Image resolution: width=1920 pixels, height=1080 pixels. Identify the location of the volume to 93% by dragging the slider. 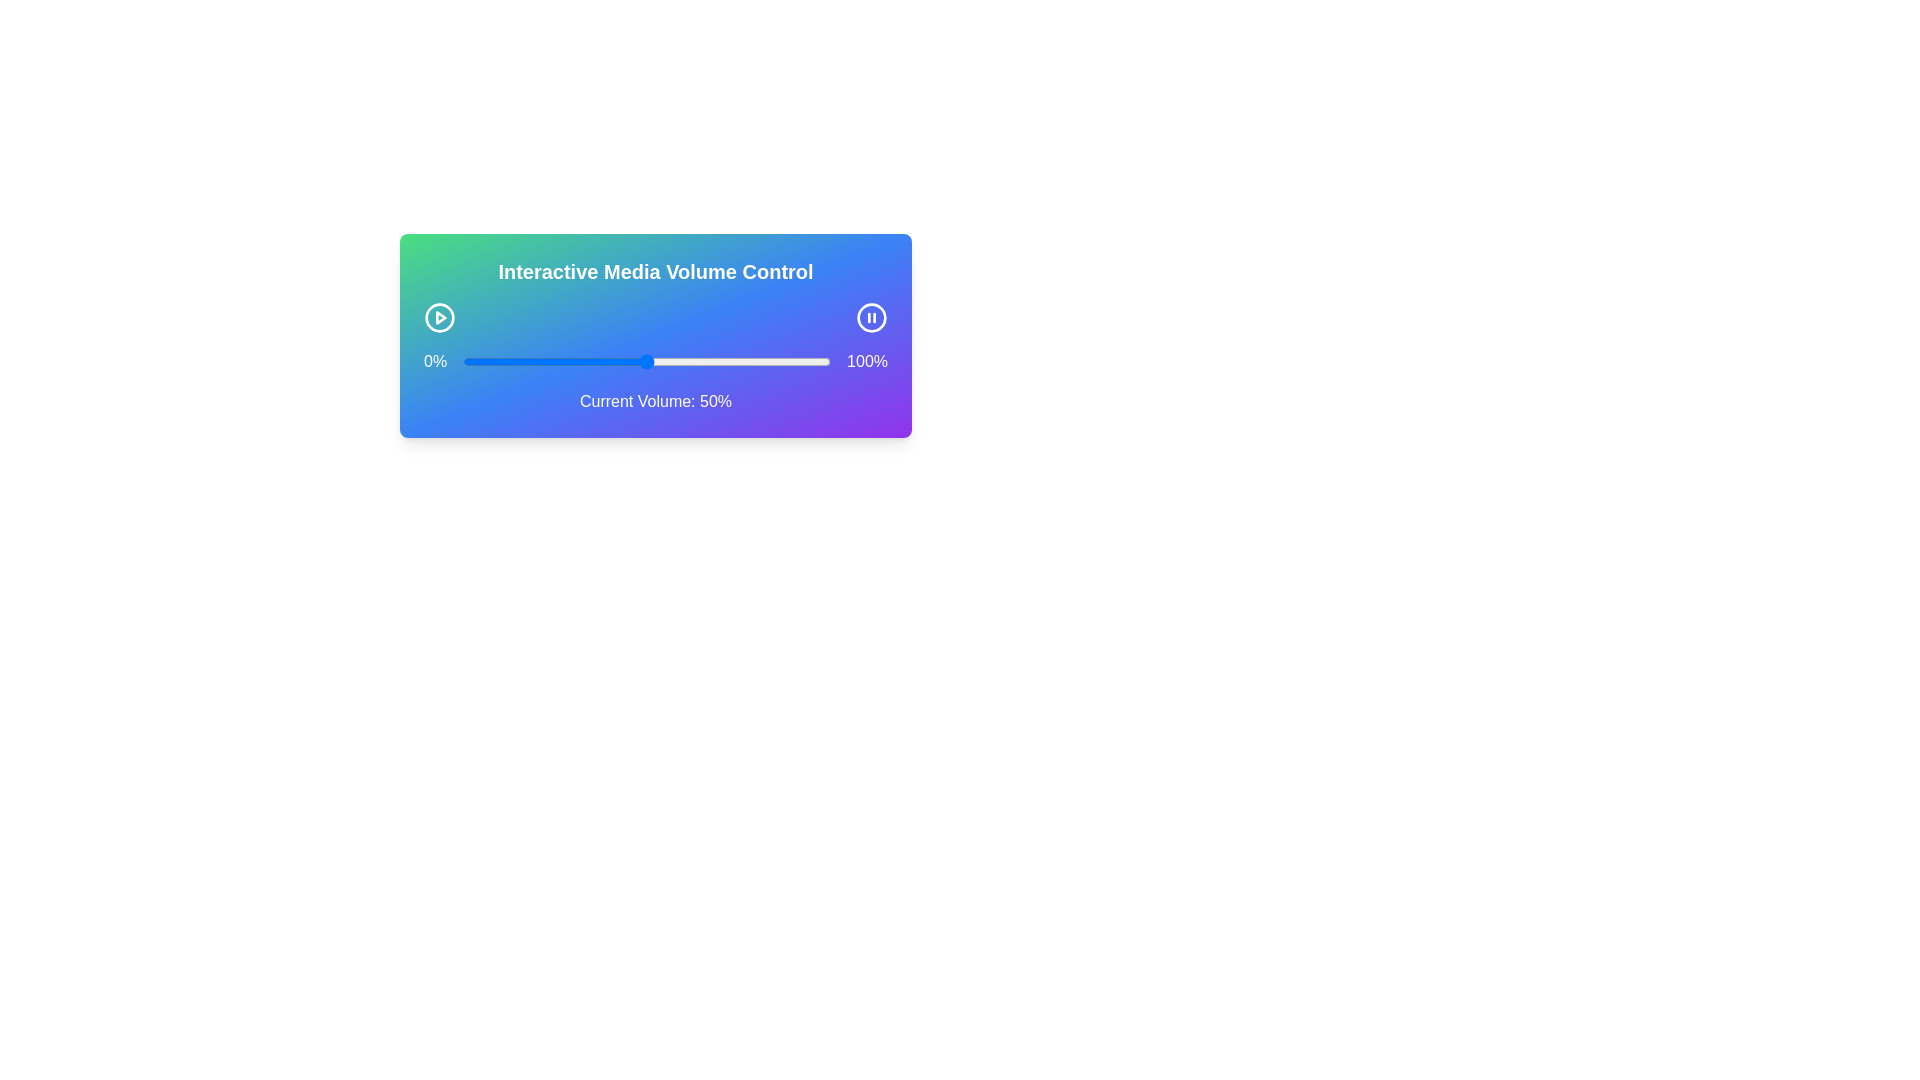
(805, 362).